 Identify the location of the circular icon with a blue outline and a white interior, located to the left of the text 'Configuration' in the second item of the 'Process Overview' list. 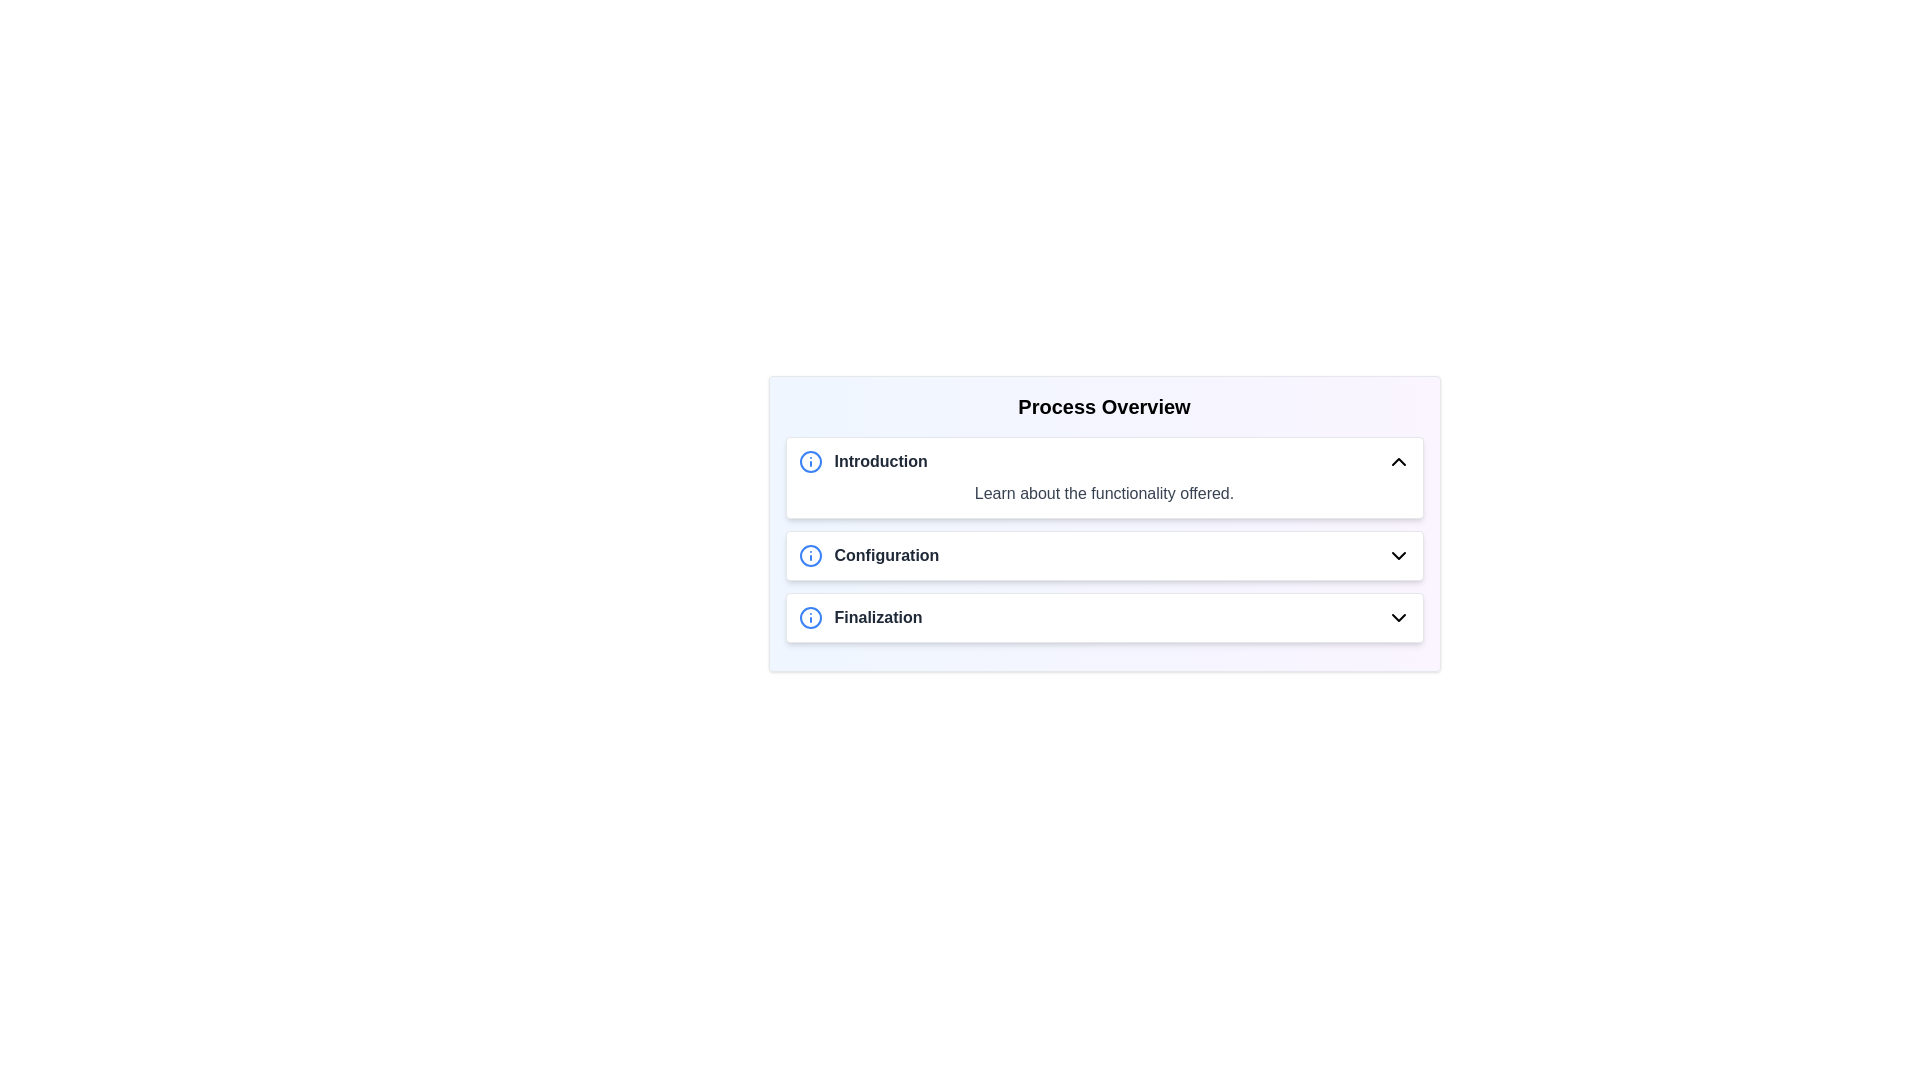
(810, 555).